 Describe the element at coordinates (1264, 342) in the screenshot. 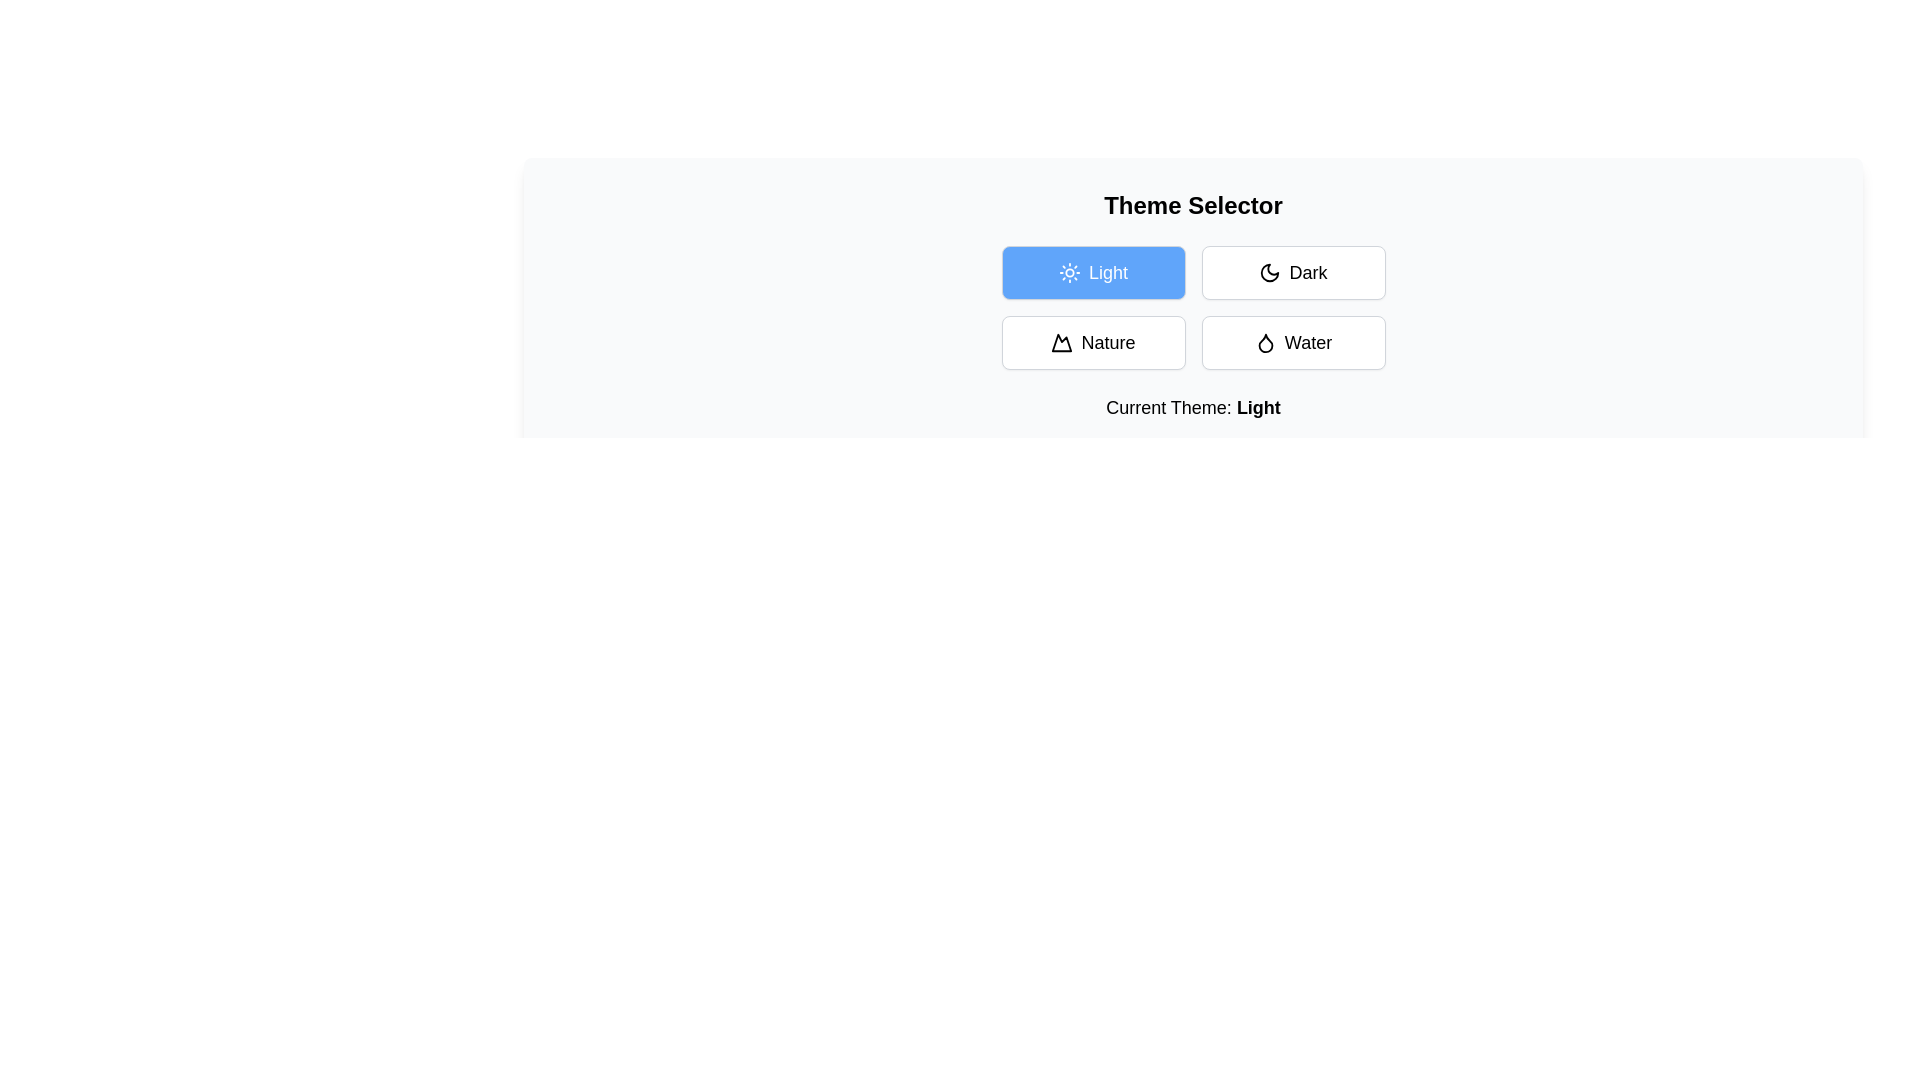

I see `the 'Water' theme icon, which is represented by a droplet and located within the 'Water' selection button in the lower-right area of the theme selector interface` at that location.